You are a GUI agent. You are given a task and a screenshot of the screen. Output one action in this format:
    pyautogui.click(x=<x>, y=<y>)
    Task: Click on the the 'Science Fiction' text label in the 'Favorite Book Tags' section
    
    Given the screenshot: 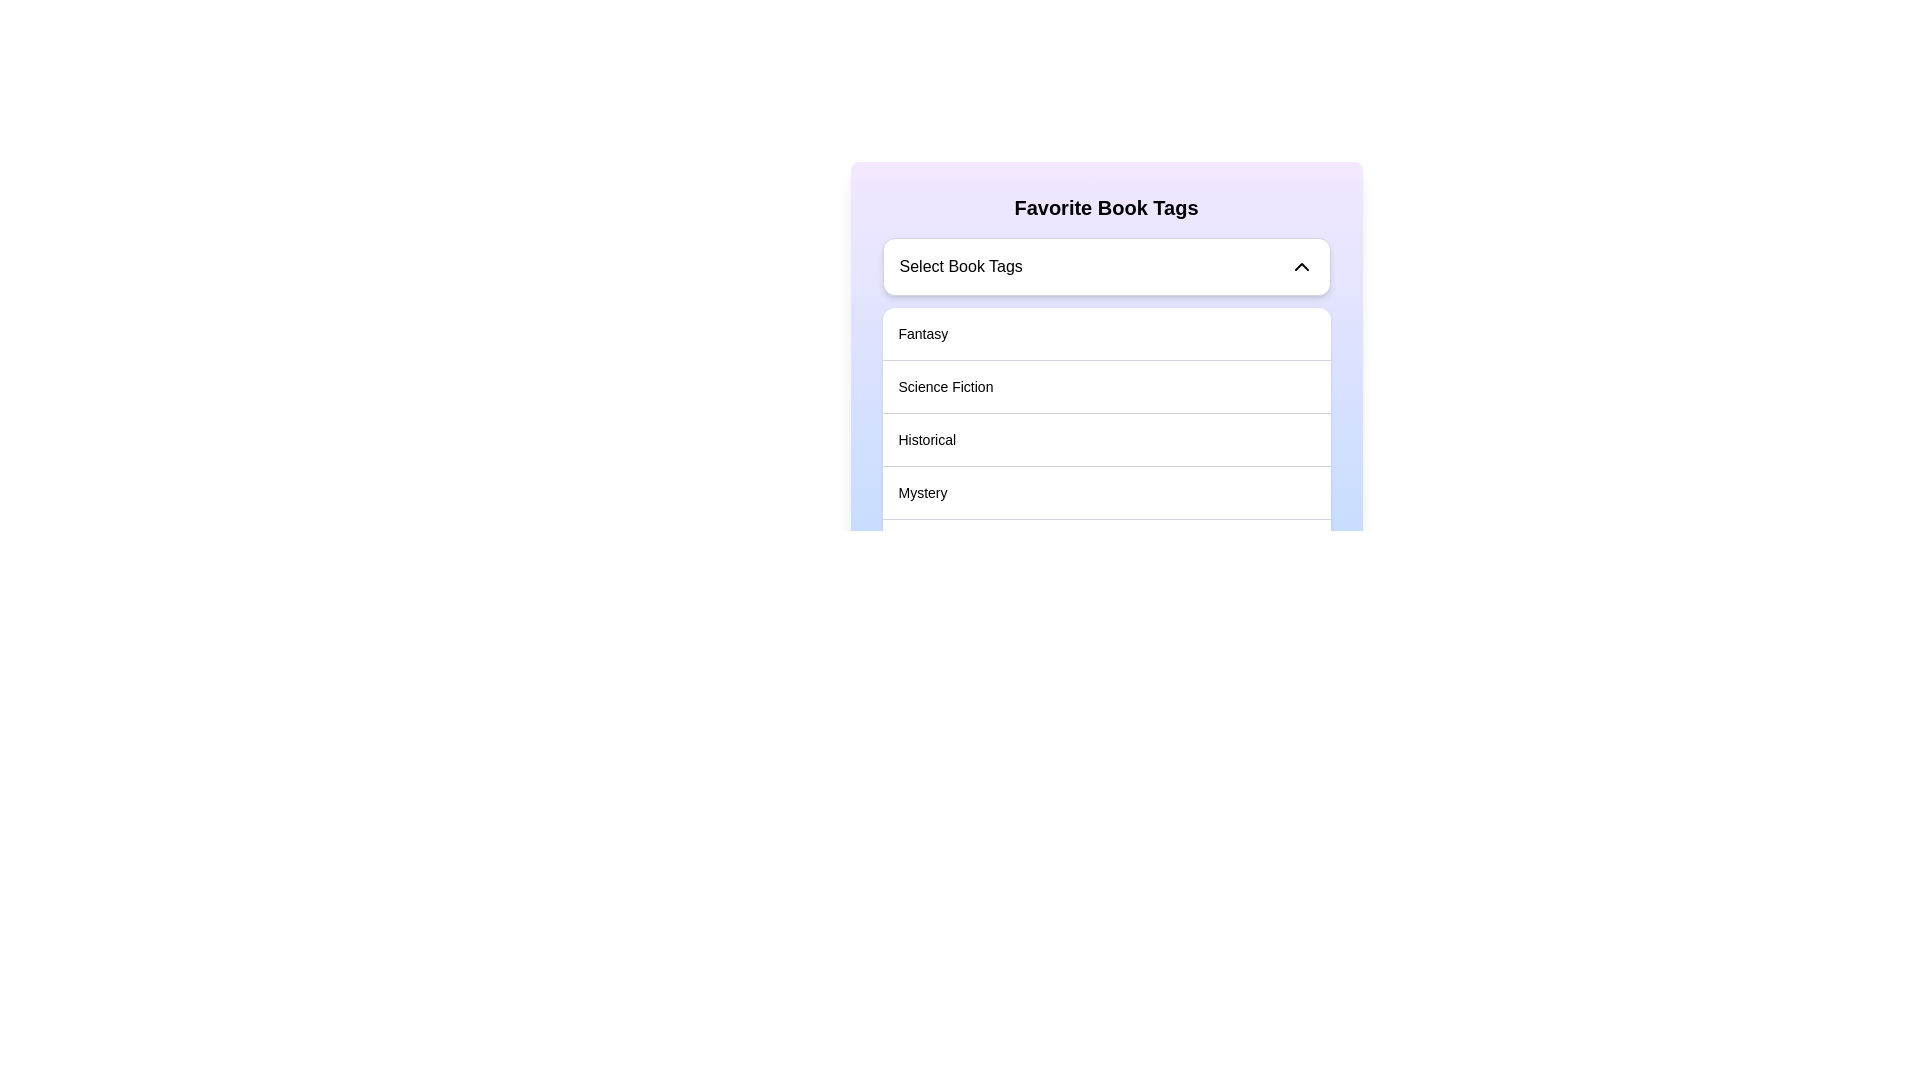 What is the action you would take?
    pyautogui.click(x=944, y=386)
    